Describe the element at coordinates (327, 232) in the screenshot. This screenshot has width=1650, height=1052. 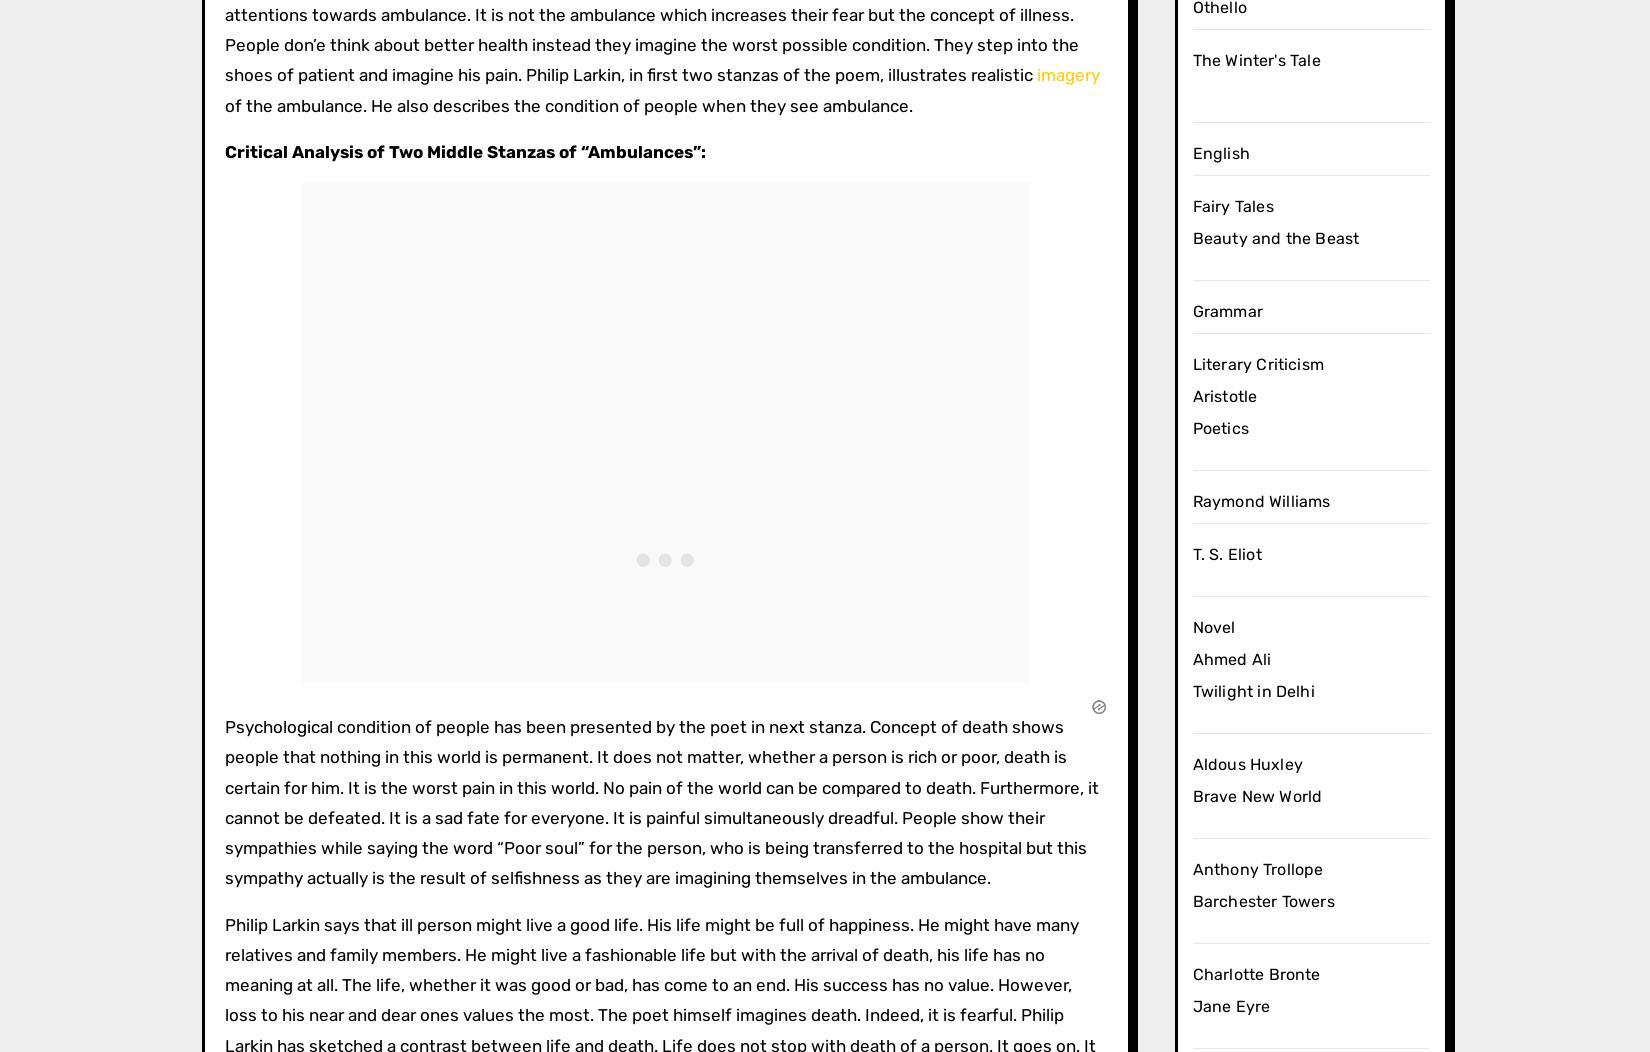
I see `'THROWING LIGHT ON LITERATURE'` at that location.